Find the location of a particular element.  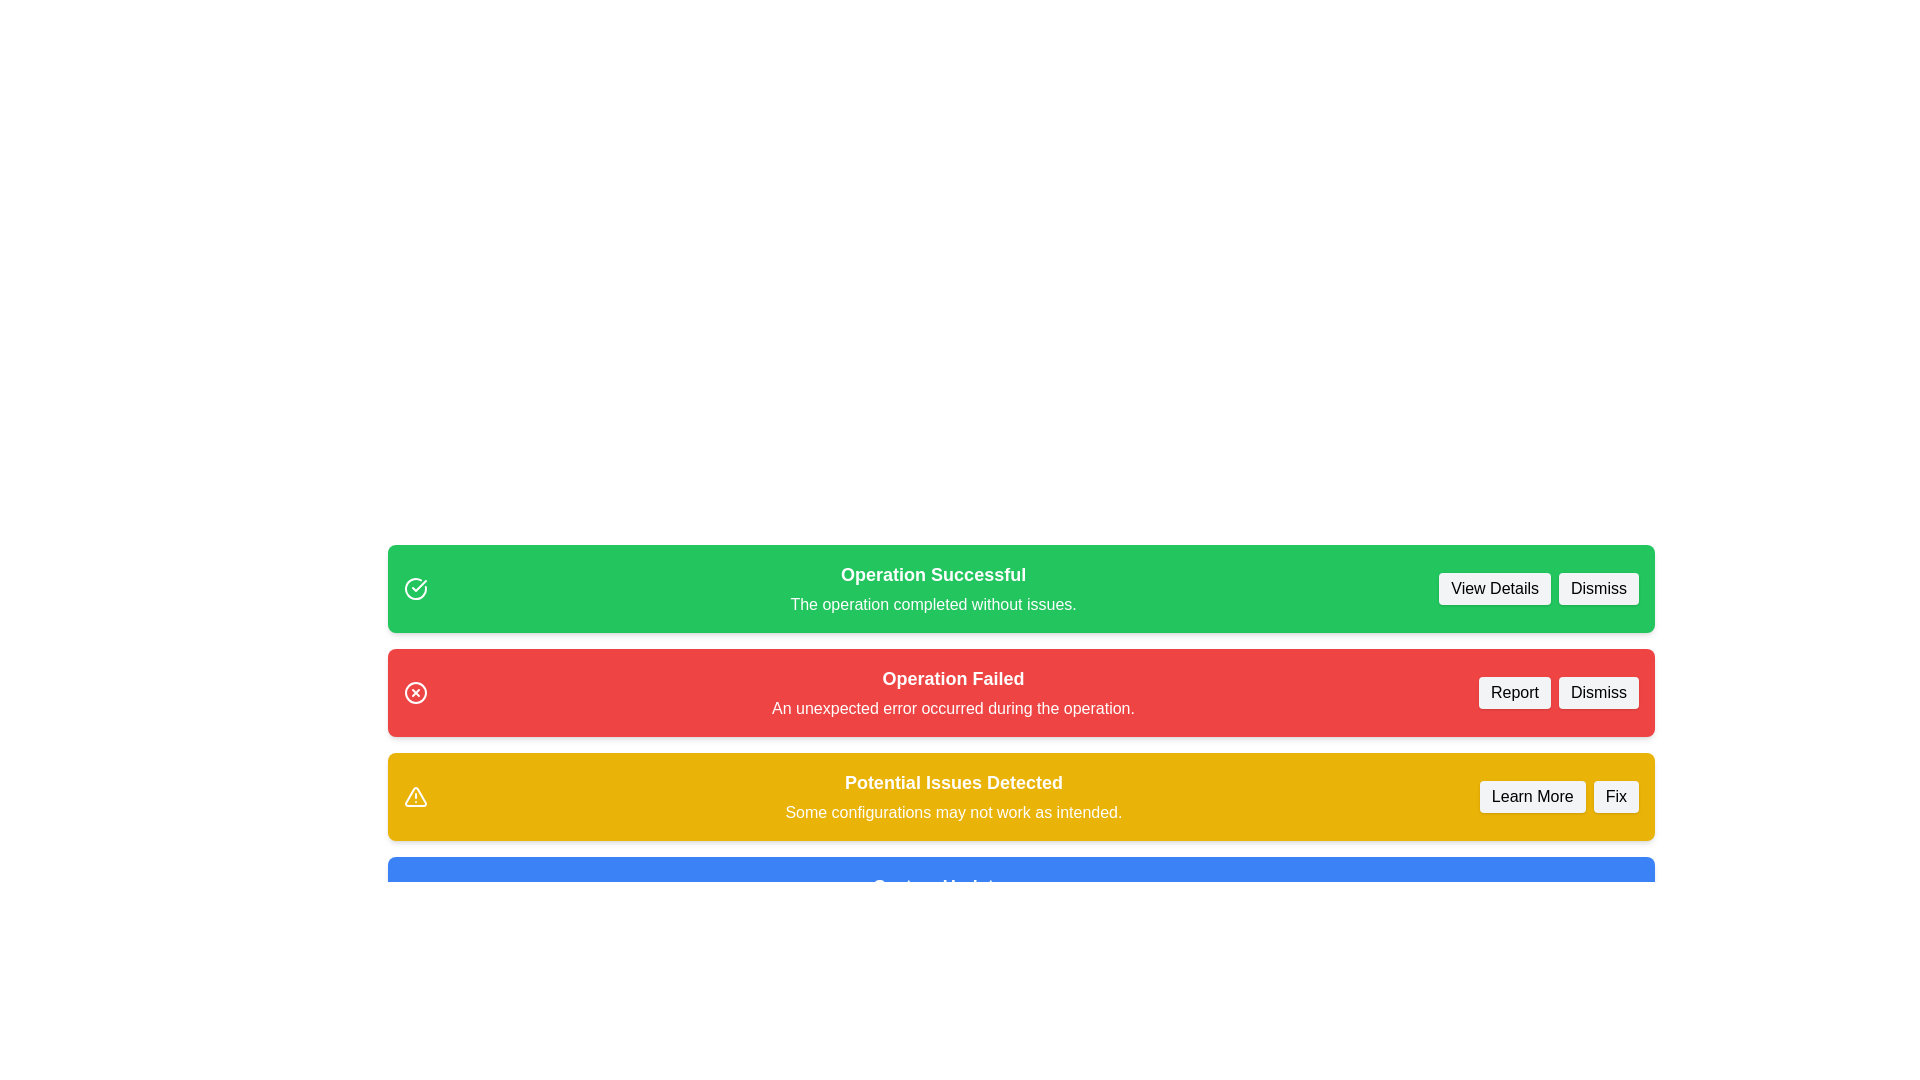

the heading element located at the top of the yellow section, which summarizes the primary concern or status of that section, just below the red section labeled 'Operation Failed' is located at coordinates (952, 782).